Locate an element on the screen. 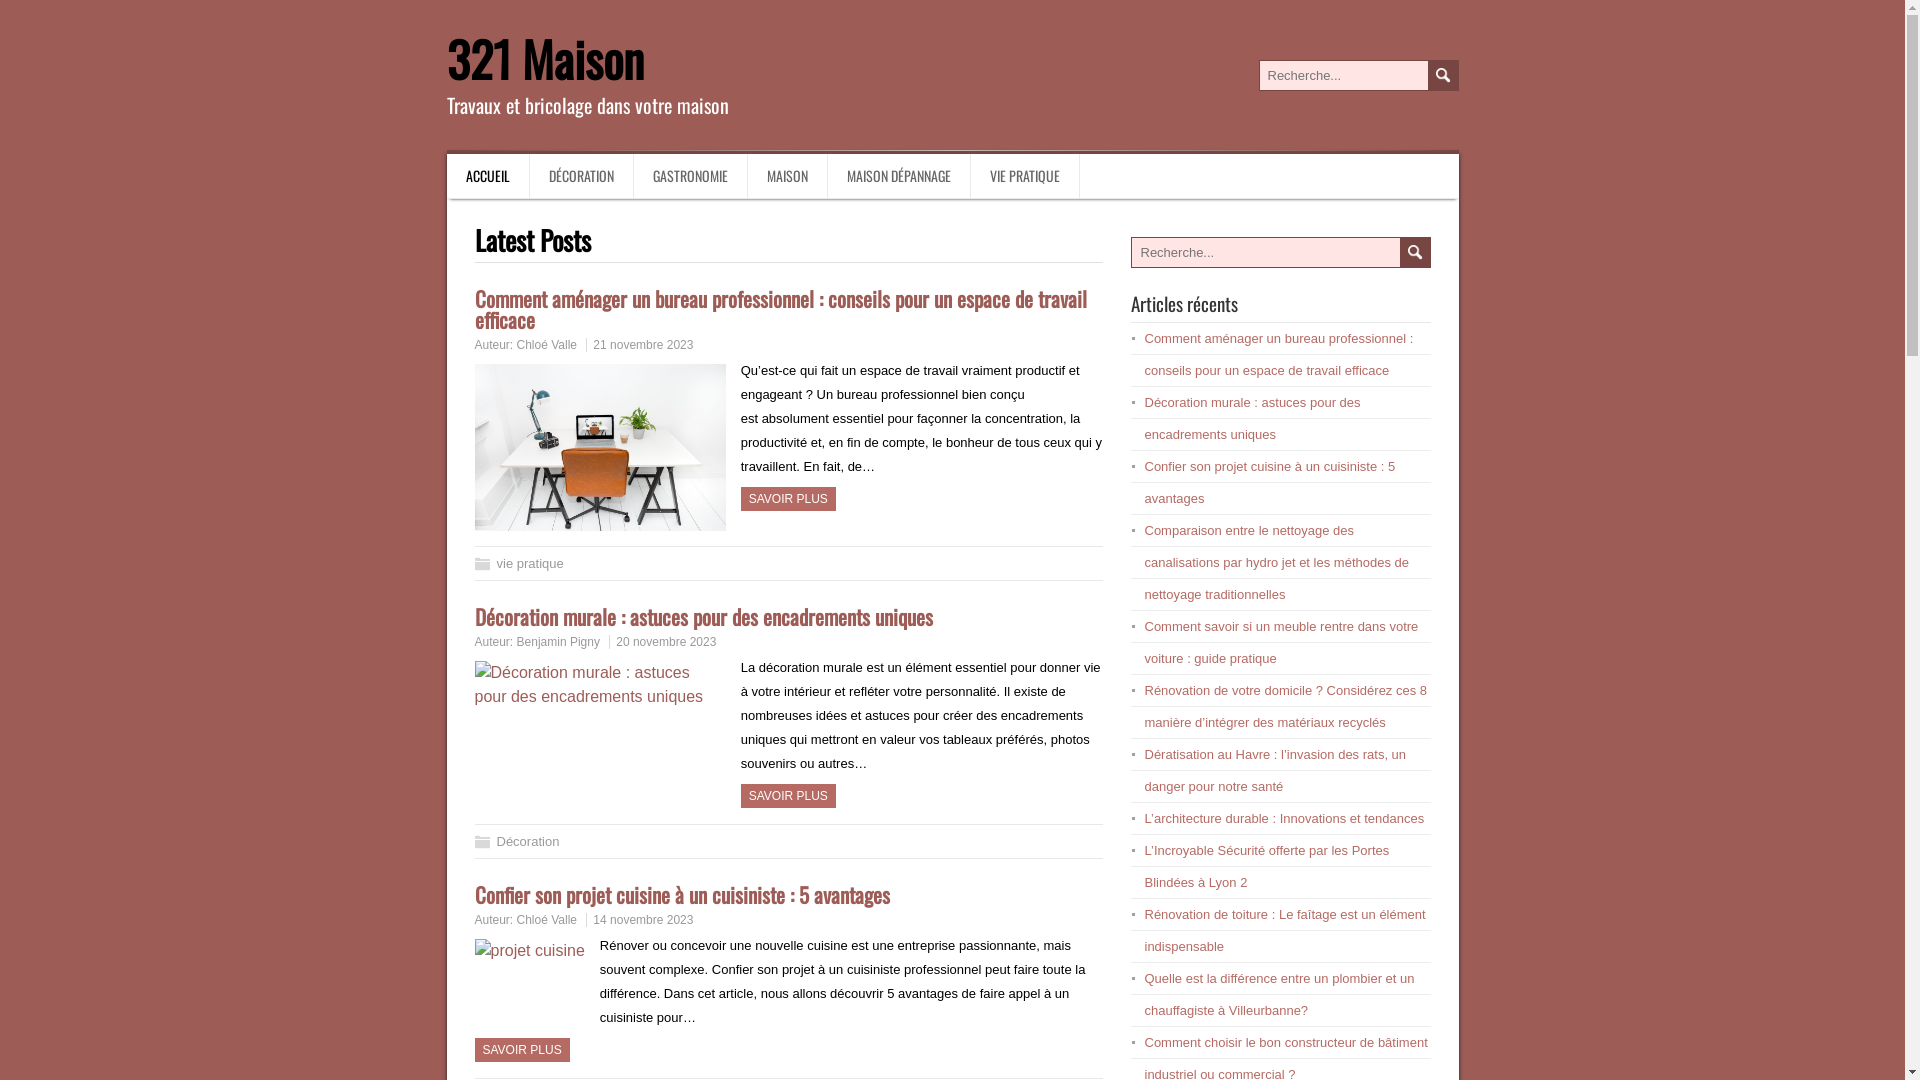  '321 Maison' is located at coordinates (445, 57).